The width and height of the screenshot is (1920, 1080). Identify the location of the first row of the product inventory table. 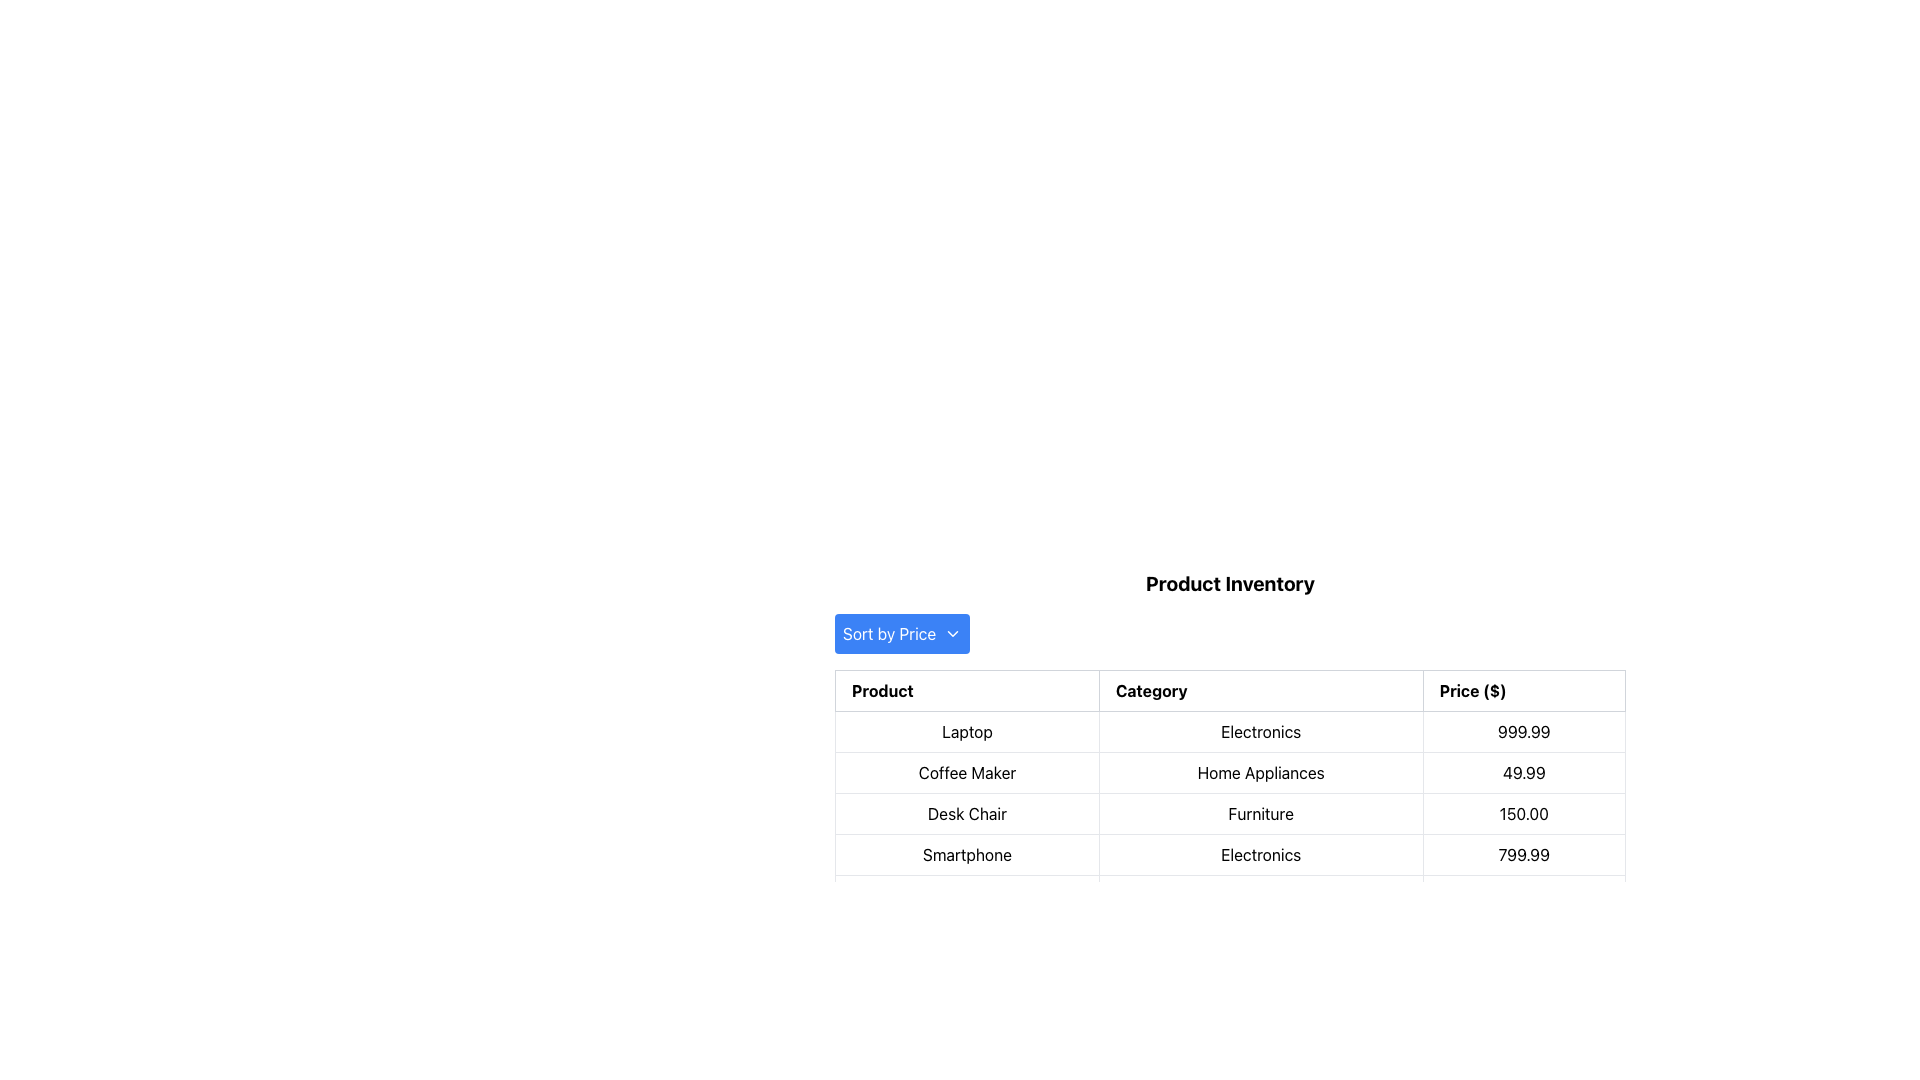
(1229, 732).